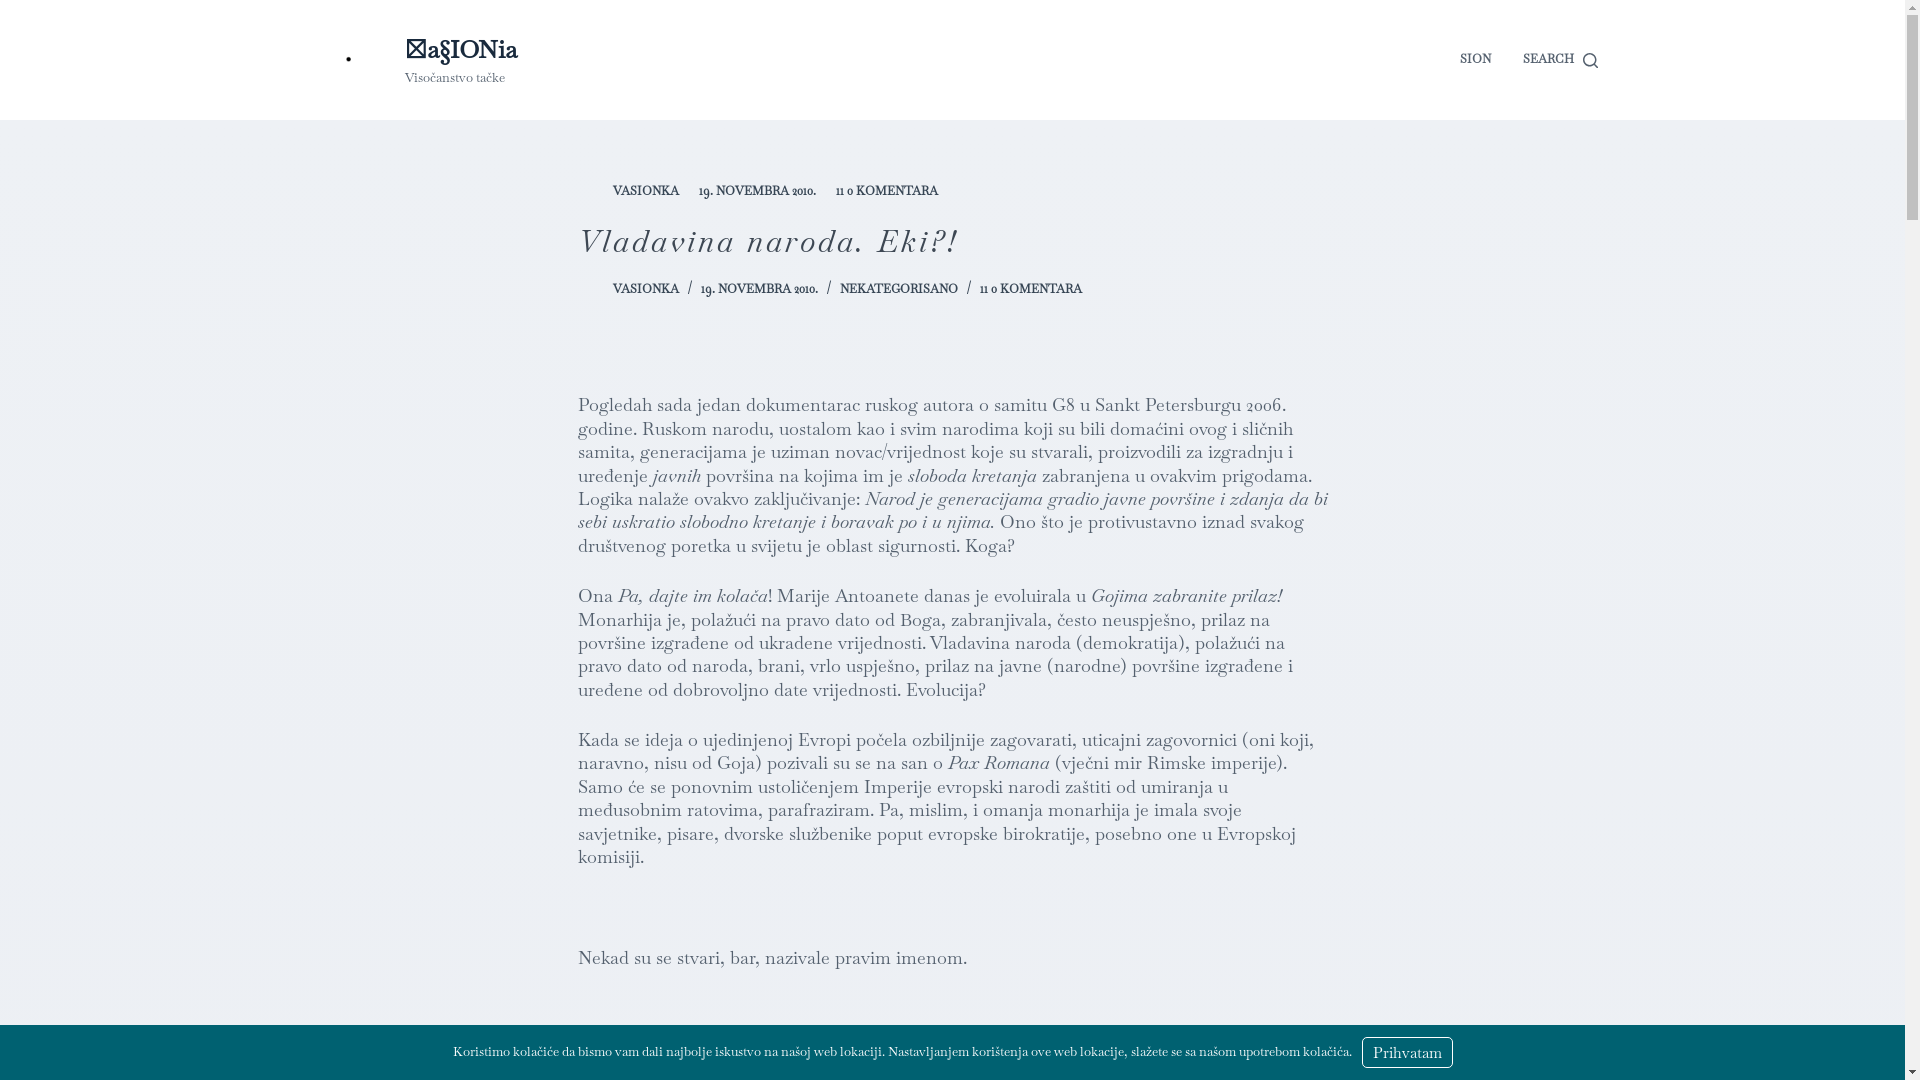 This screenshot has height=1080, width=1920. I want to click on 'NEKATEGORISANO', so click(897, 289).